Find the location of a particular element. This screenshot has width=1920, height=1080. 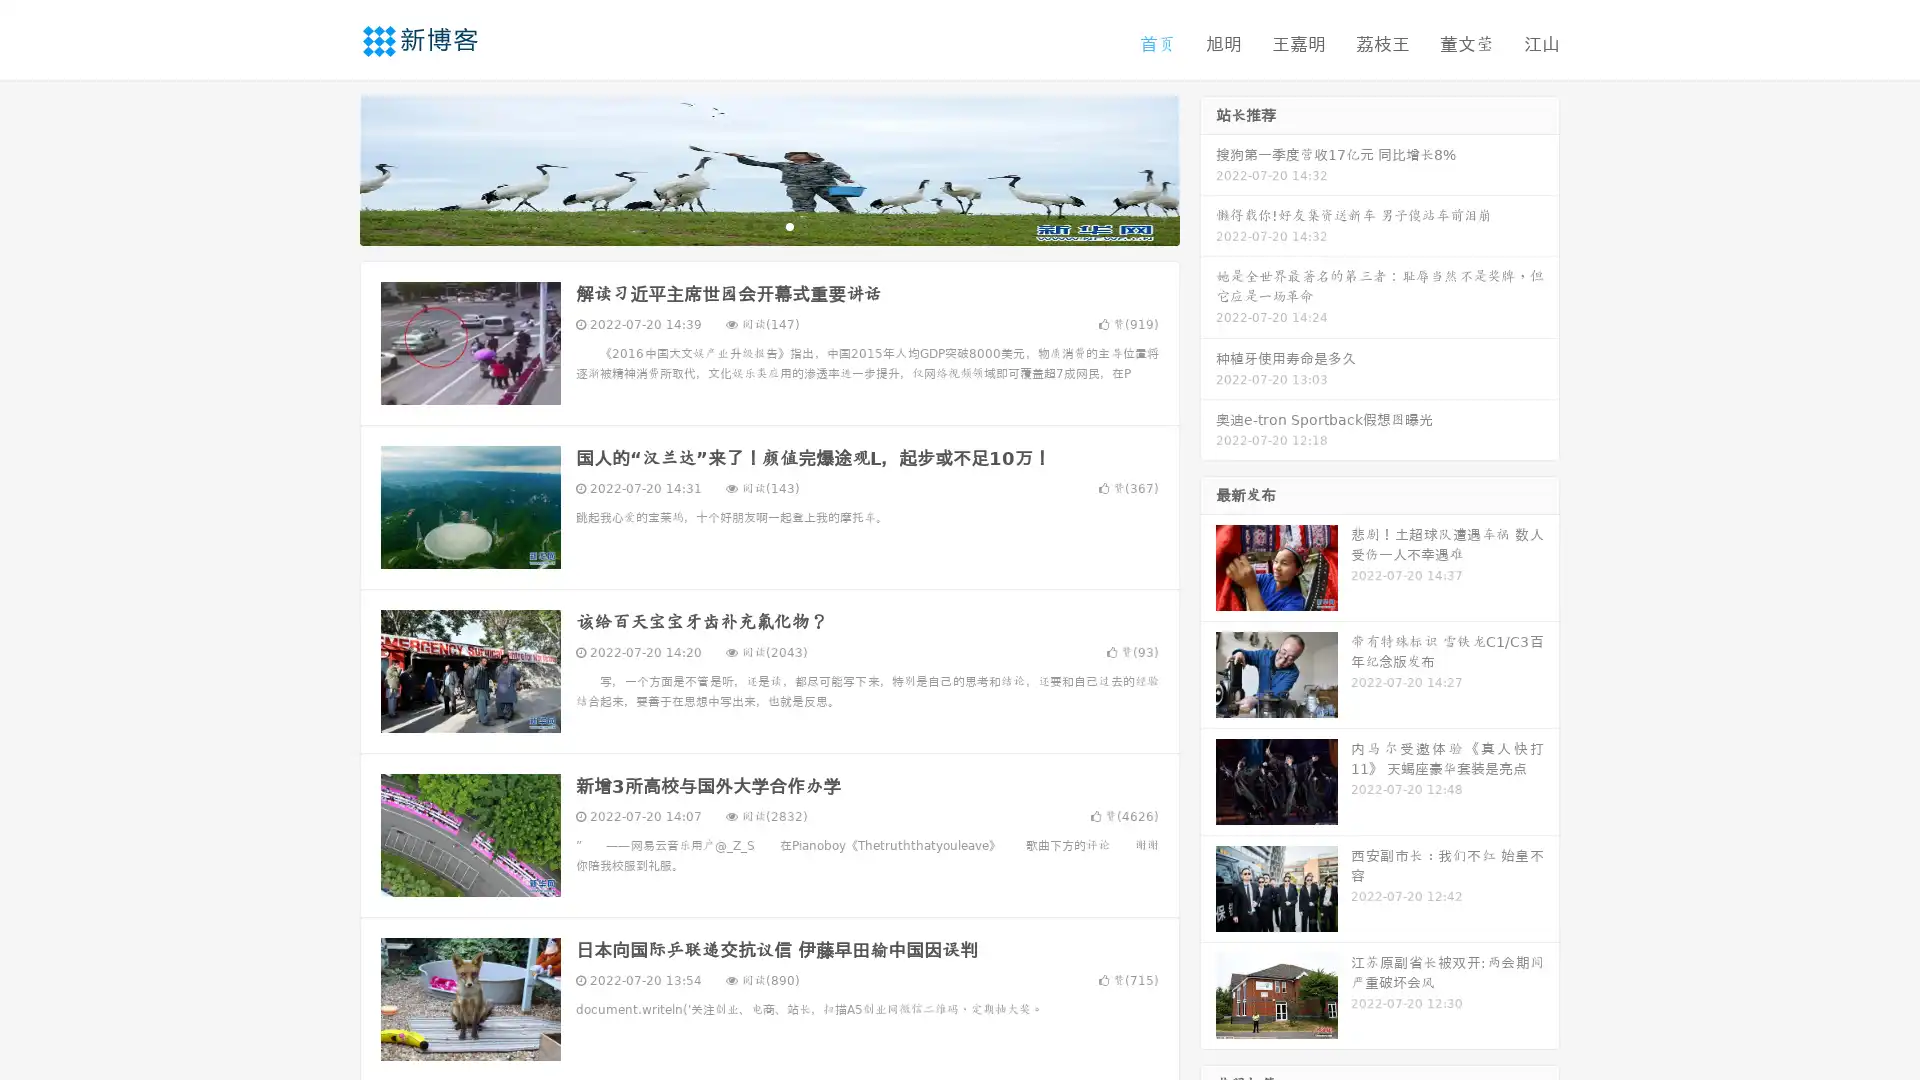

Next slide is located at coordinates (1208, 168).